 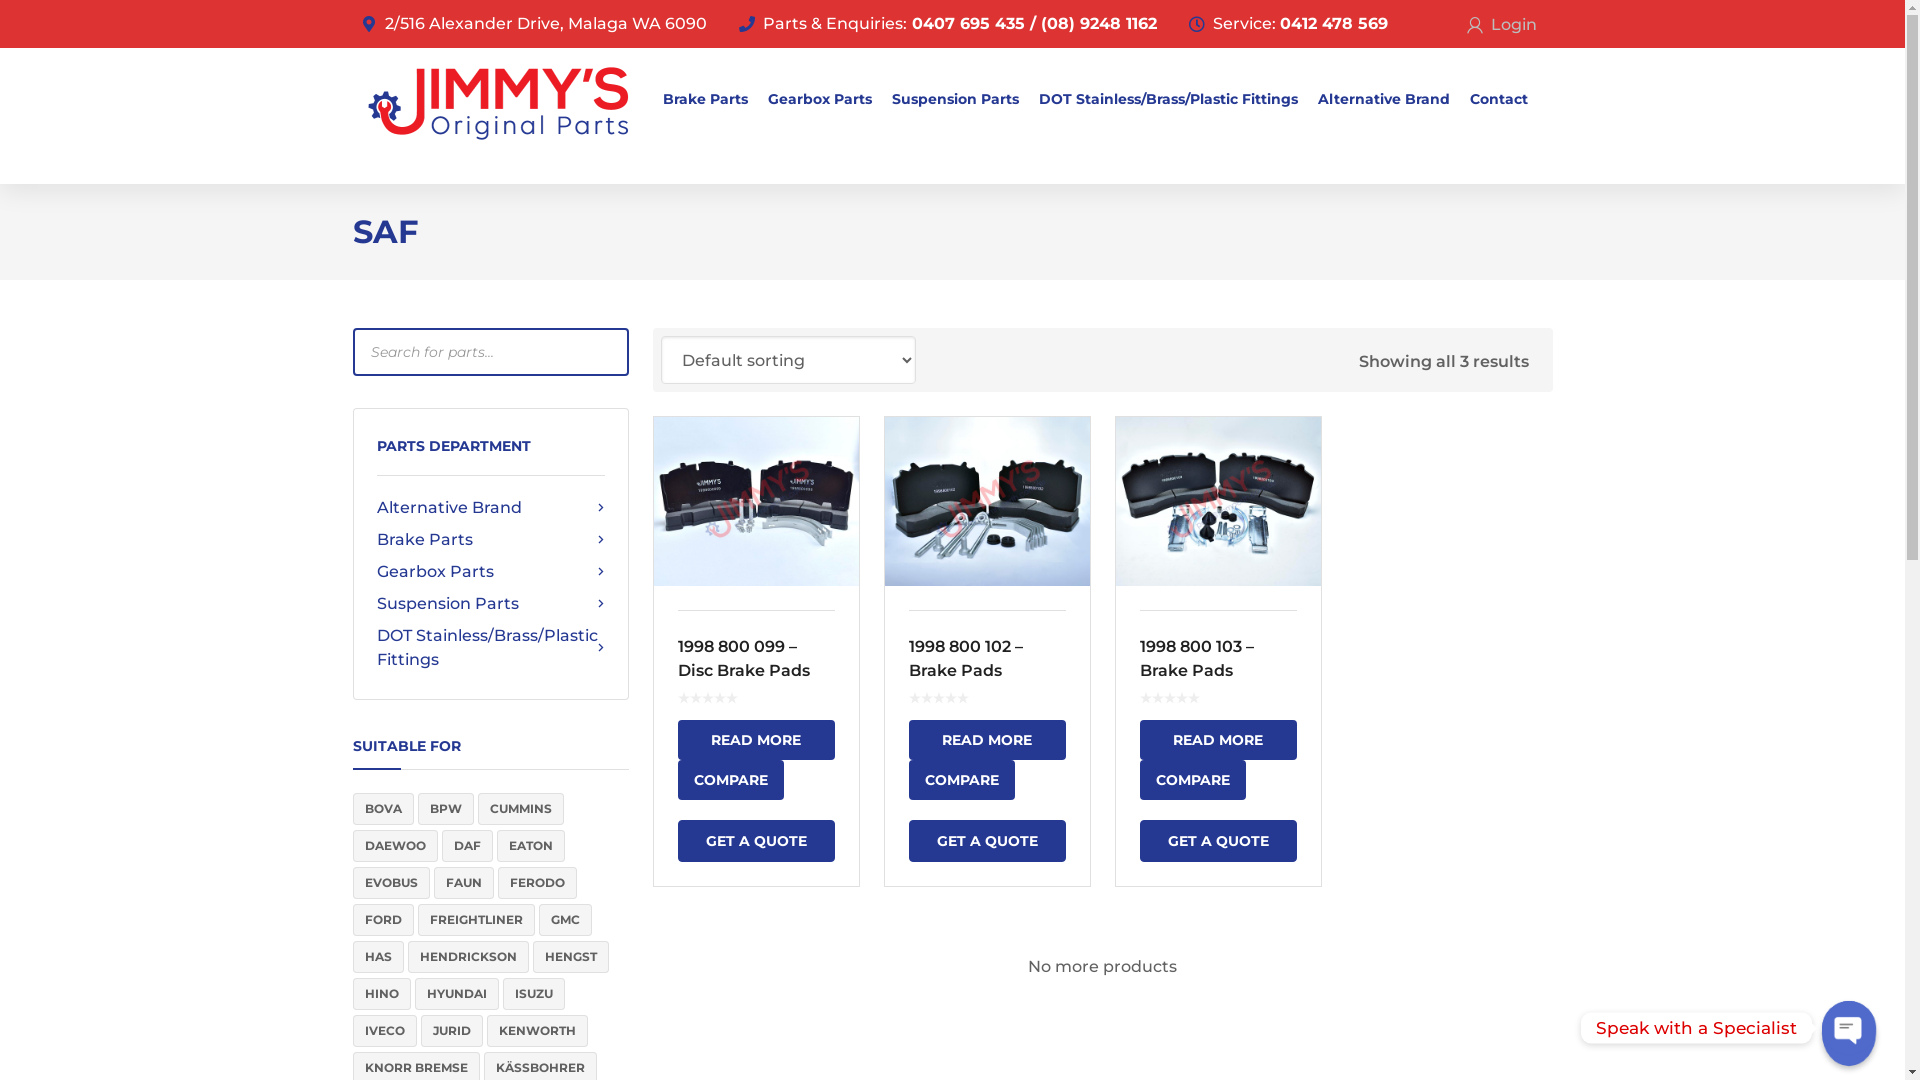 I want to click on 'HAS', so click(x=377, y=955).